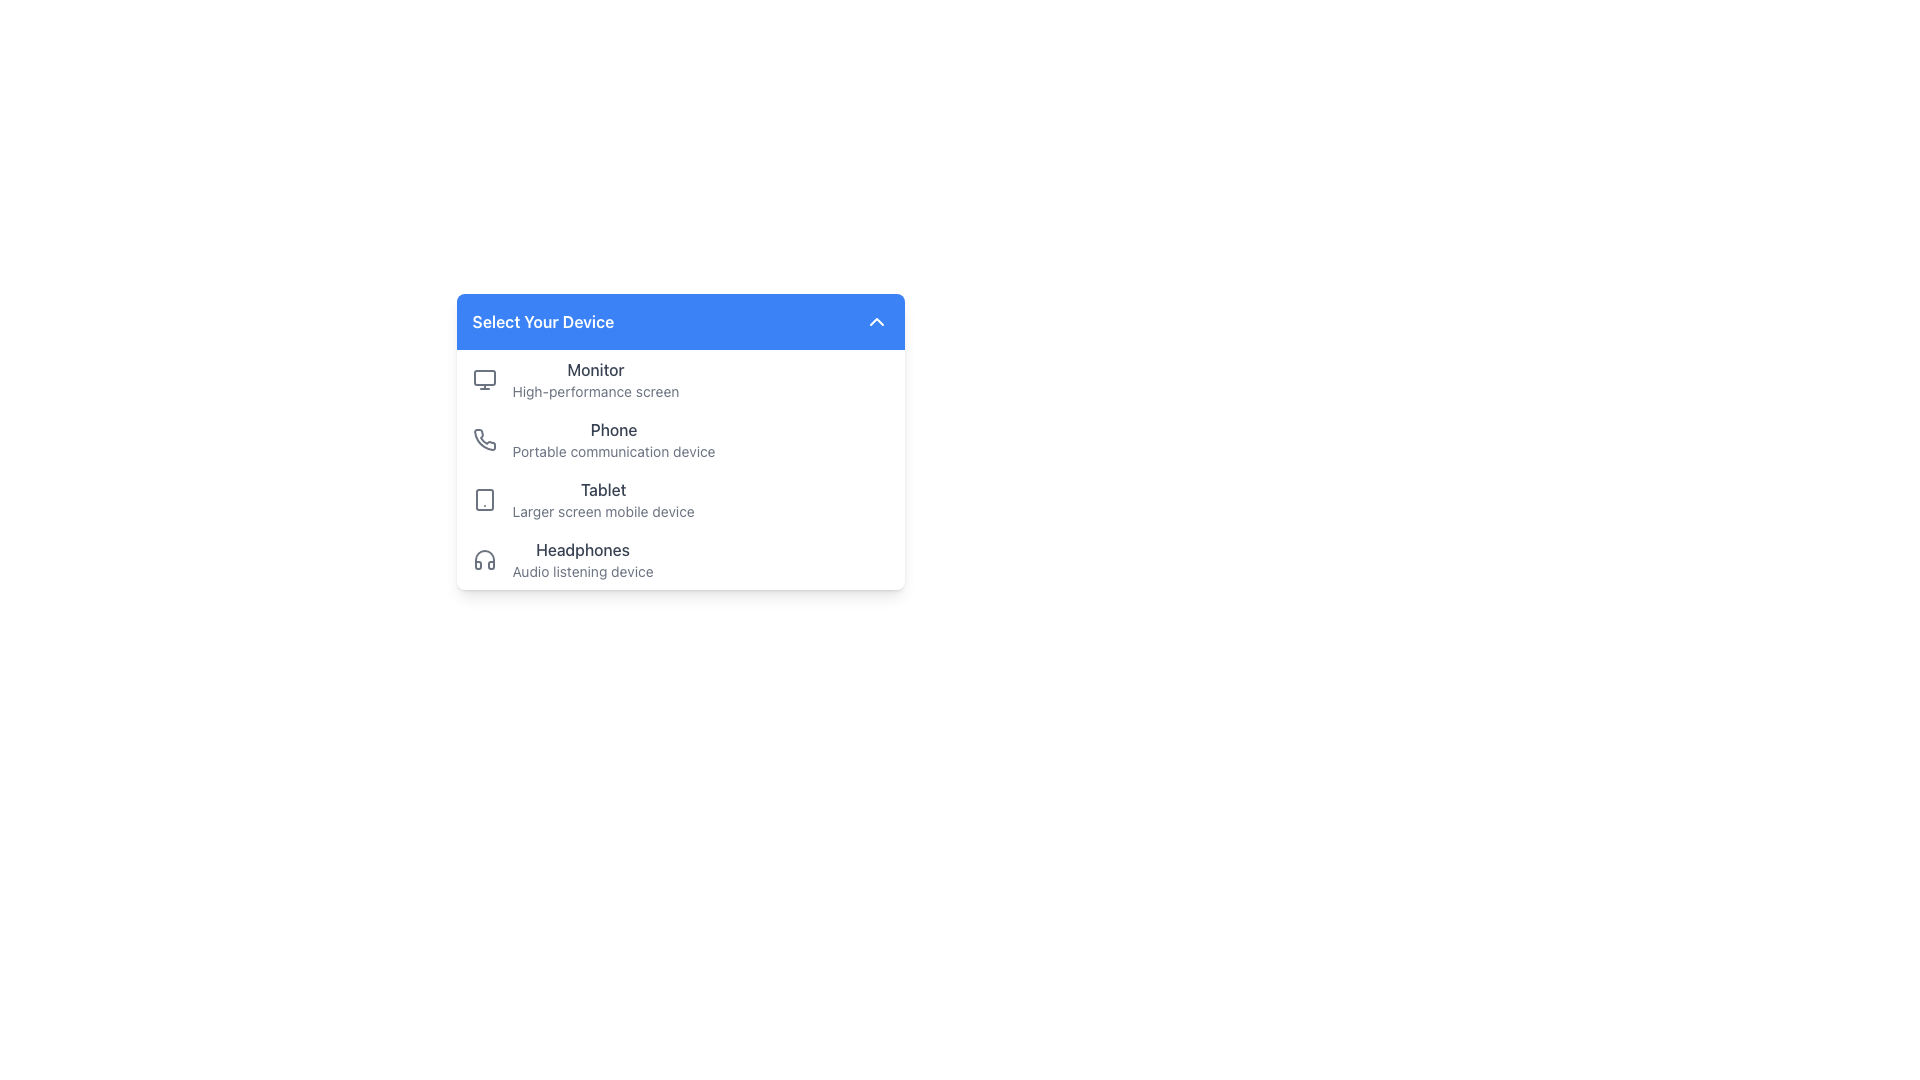 This screenshot has height=1080, width=1920. I want to click on text label identifying the monitor in the dropdown menu under 'Select Your Device.', so click(594, 380).